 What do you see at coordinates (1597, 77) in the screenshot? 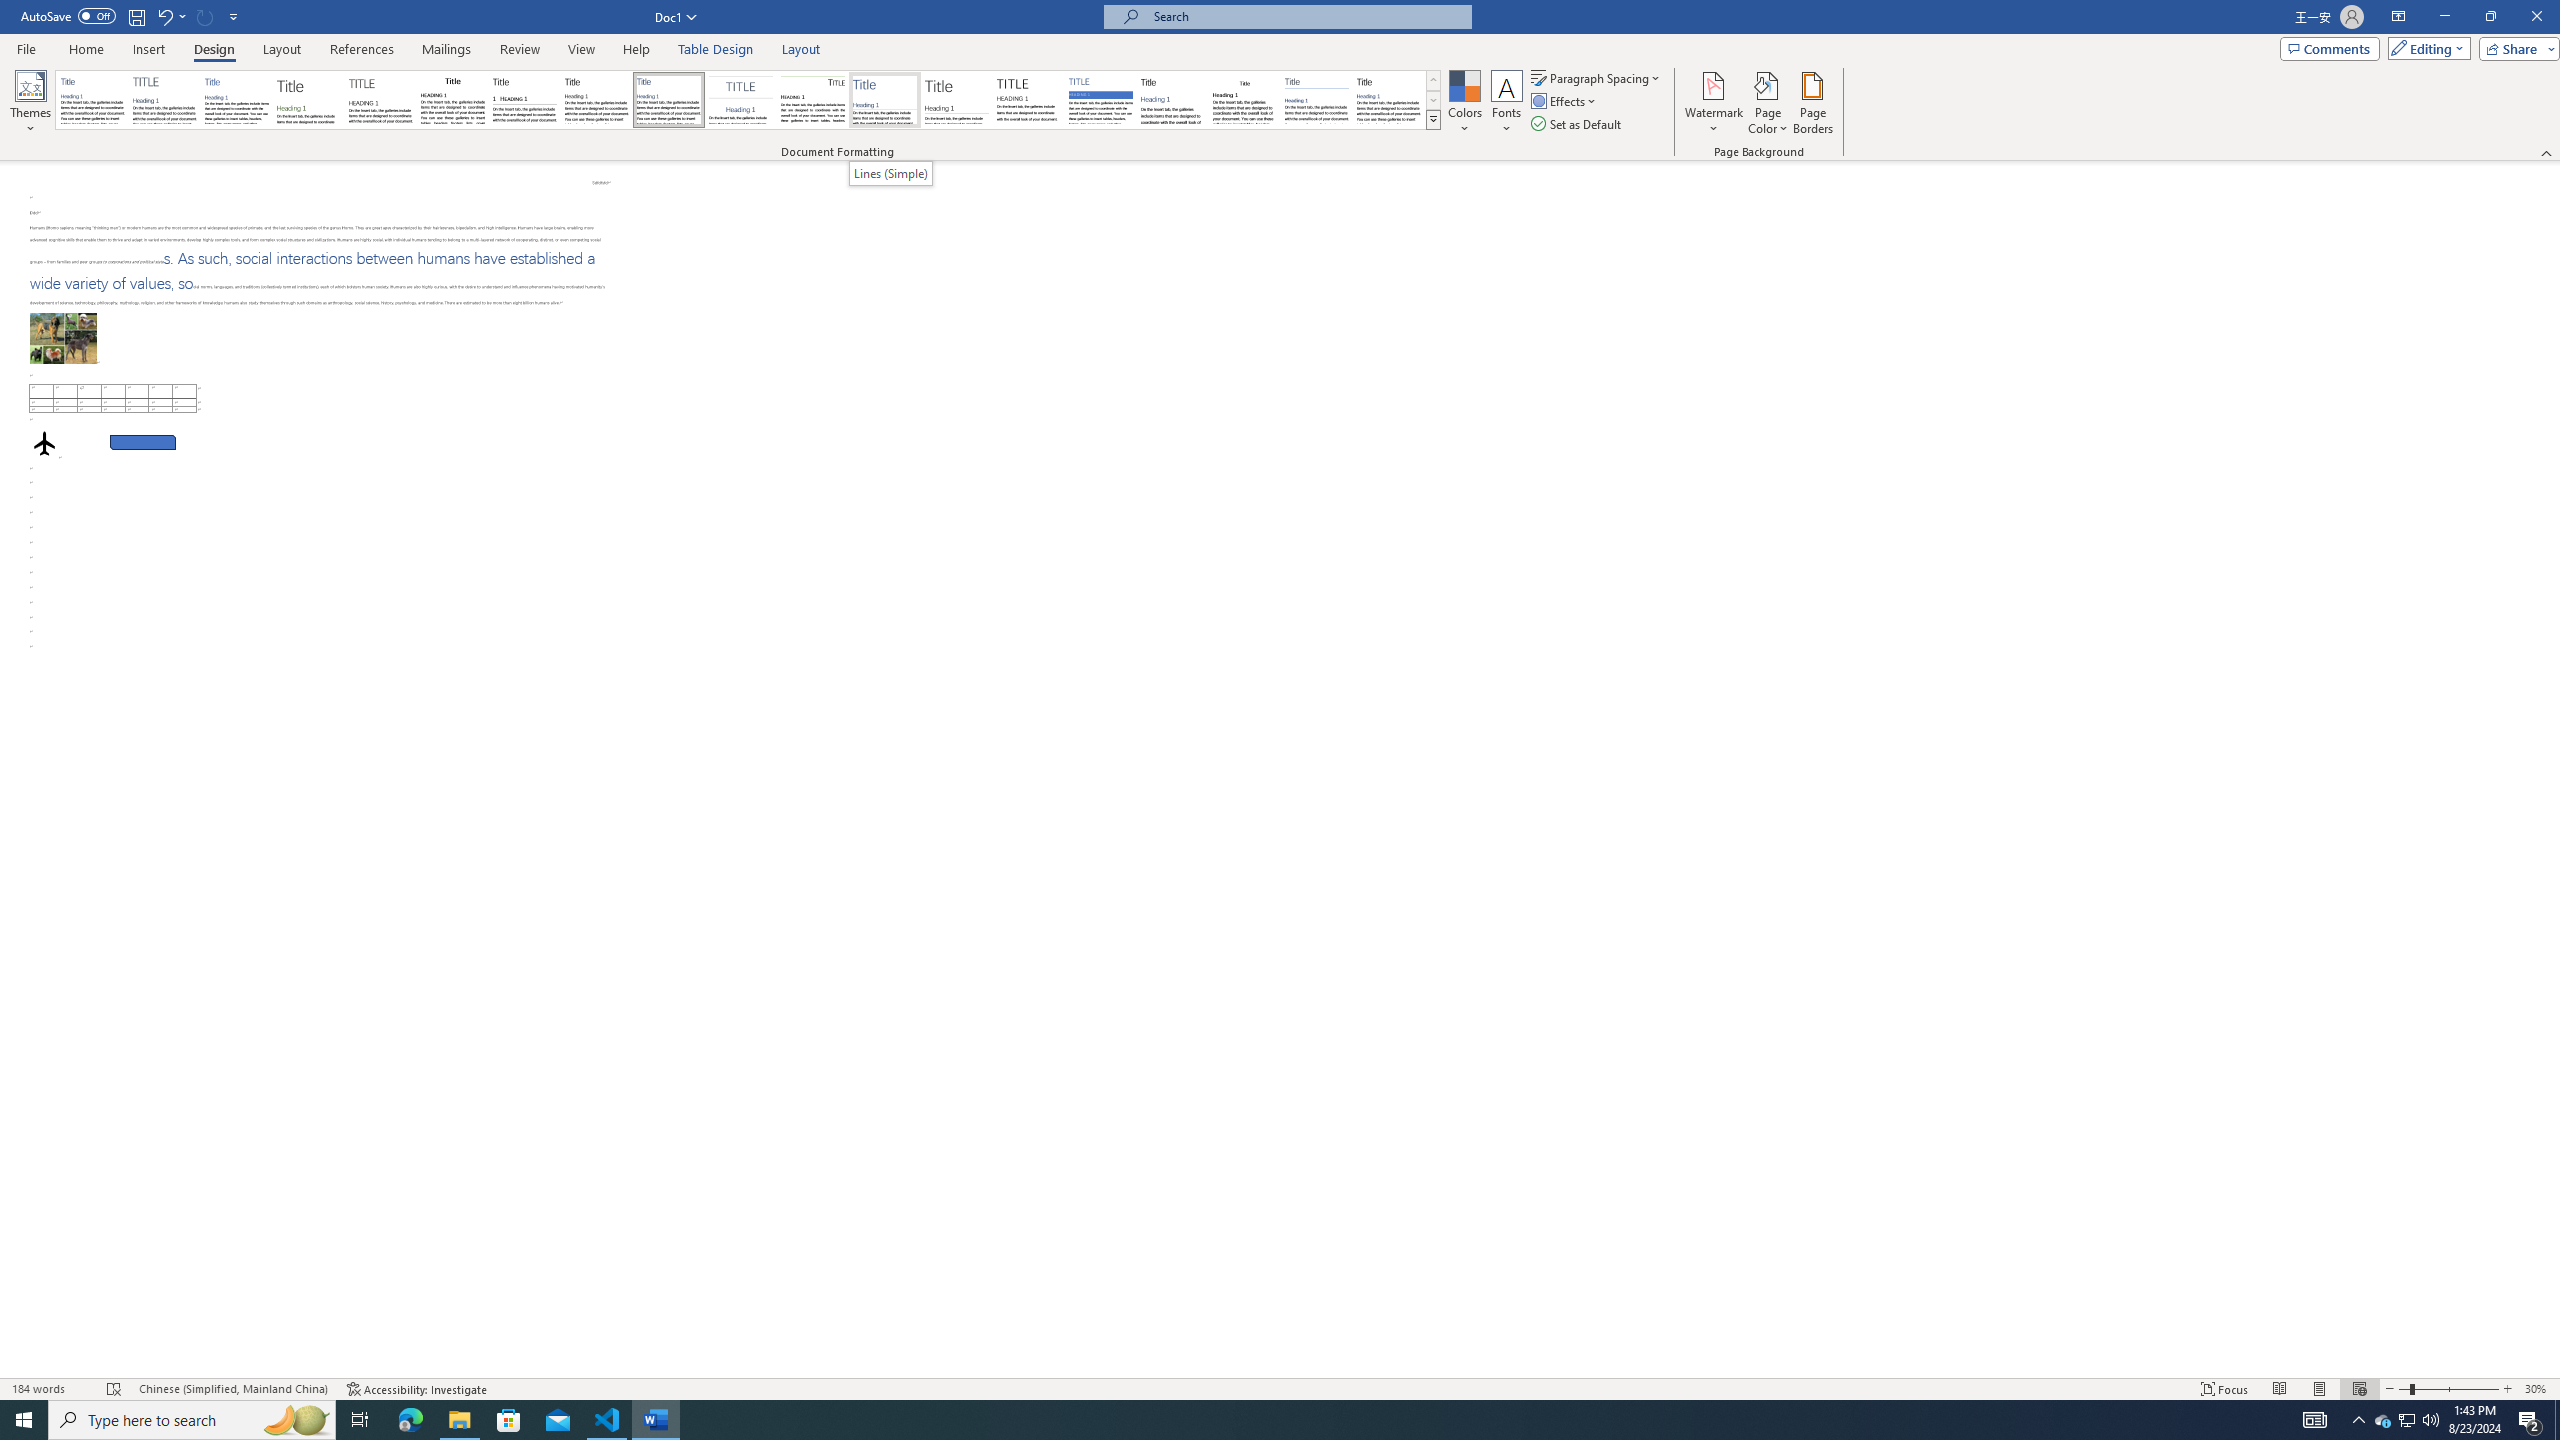
I see `'Paragraph Spacing'` at bounding box center [1597, 77].